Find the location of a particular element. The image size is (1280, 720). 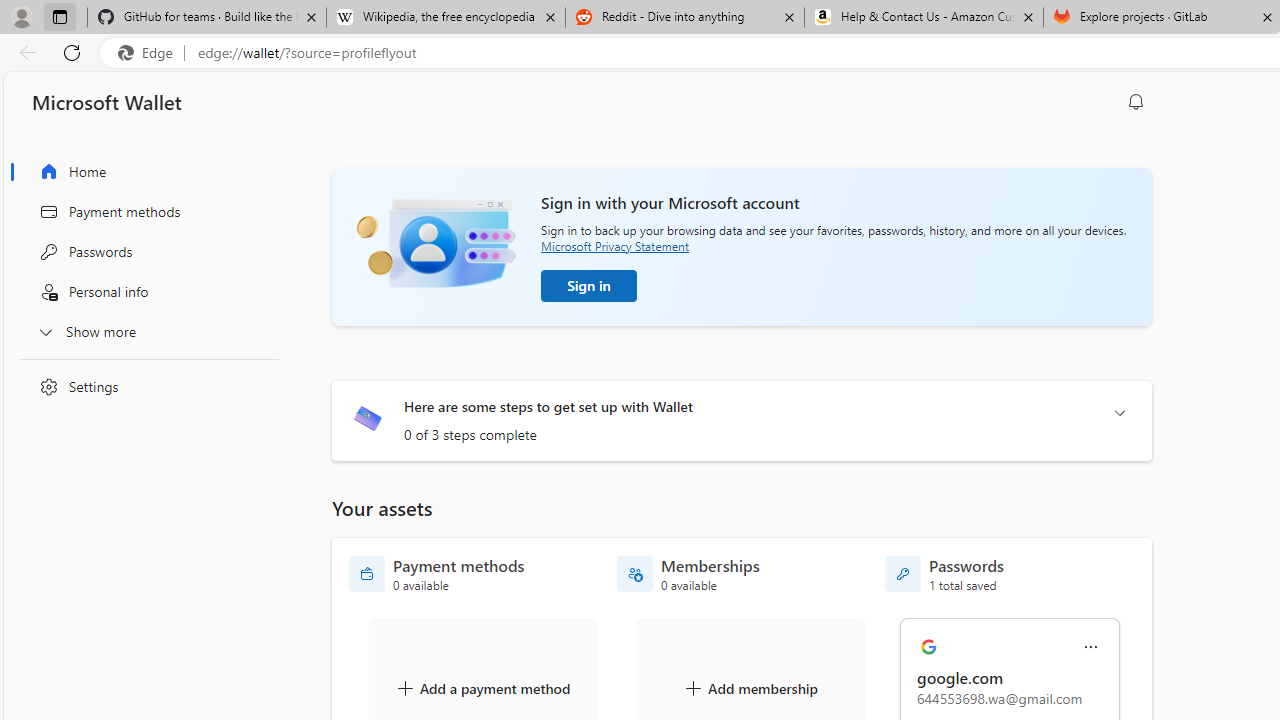

'Show more' is located at coordinates (143, 330).